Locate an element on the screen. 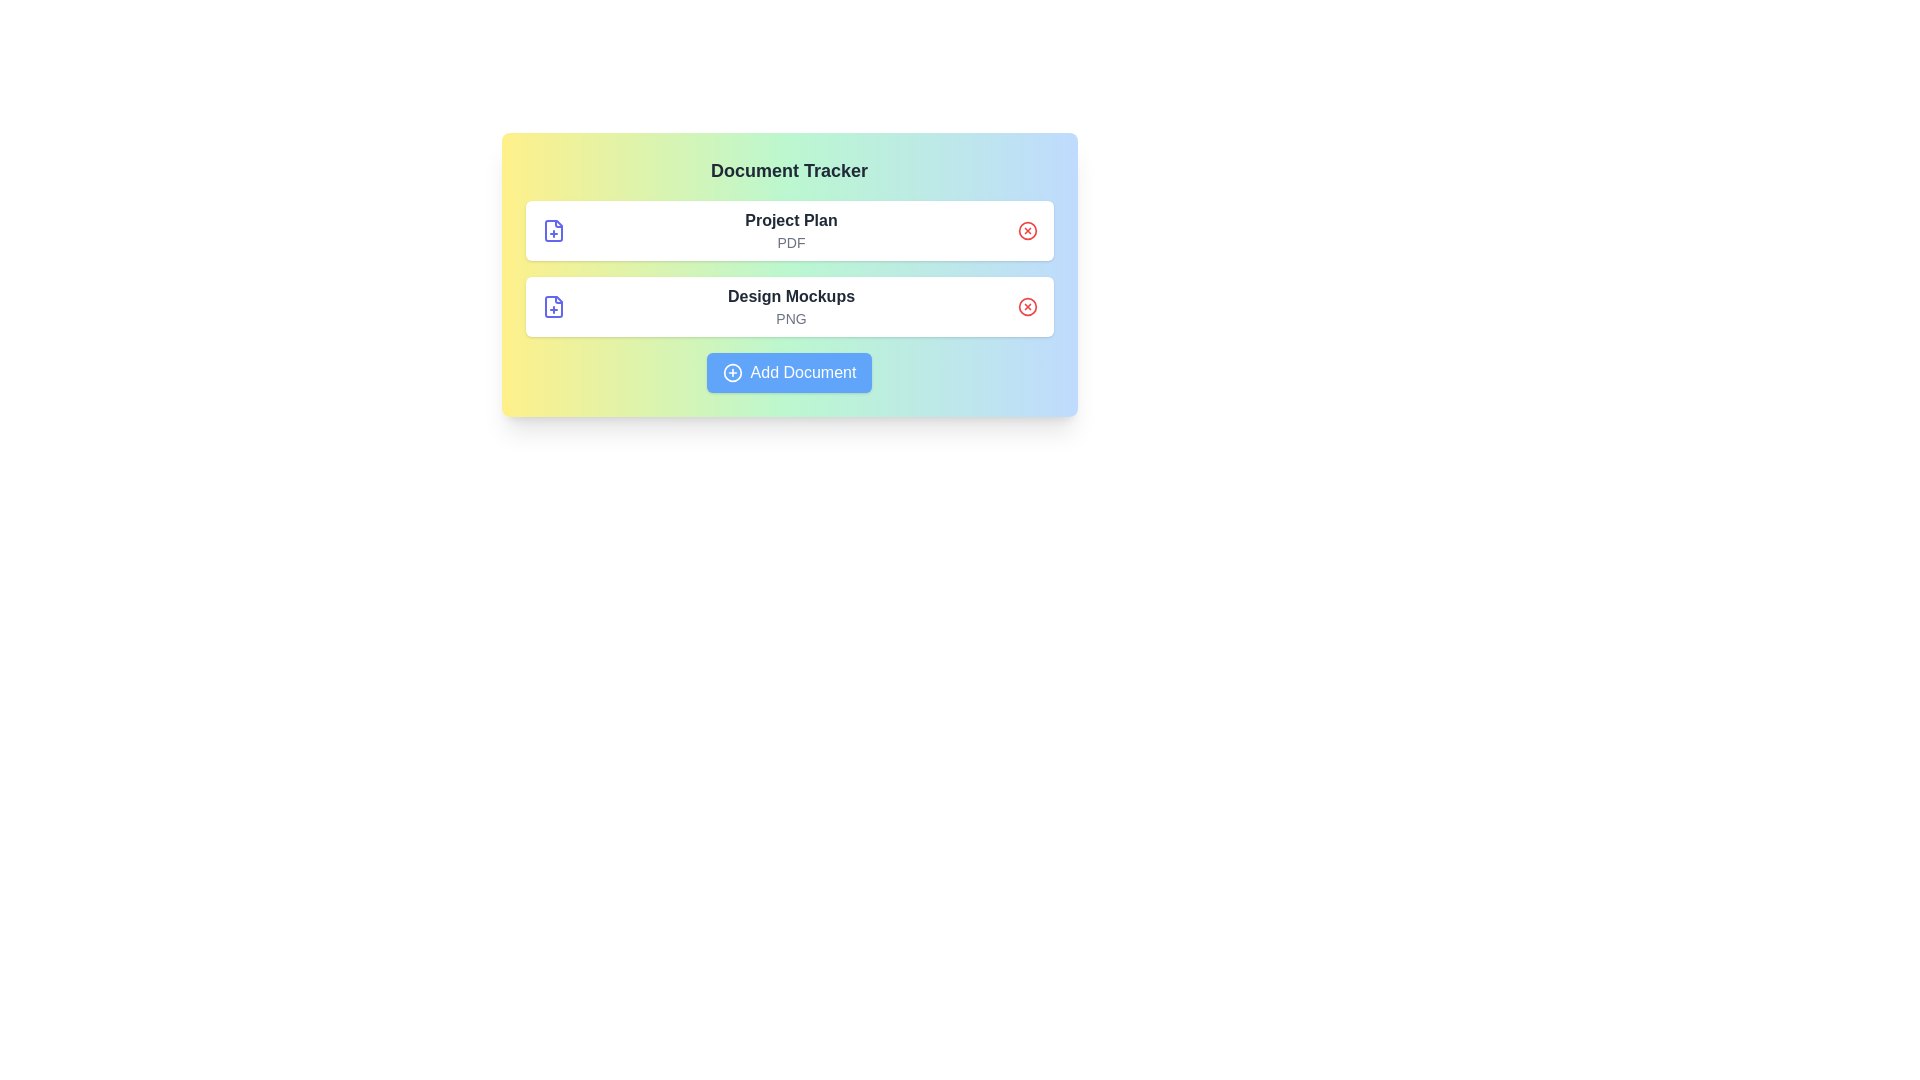 The width and height of the screenshot is (1920, 1080). the 'Add Document' button to add a new document is located at coordinates (788, 373).